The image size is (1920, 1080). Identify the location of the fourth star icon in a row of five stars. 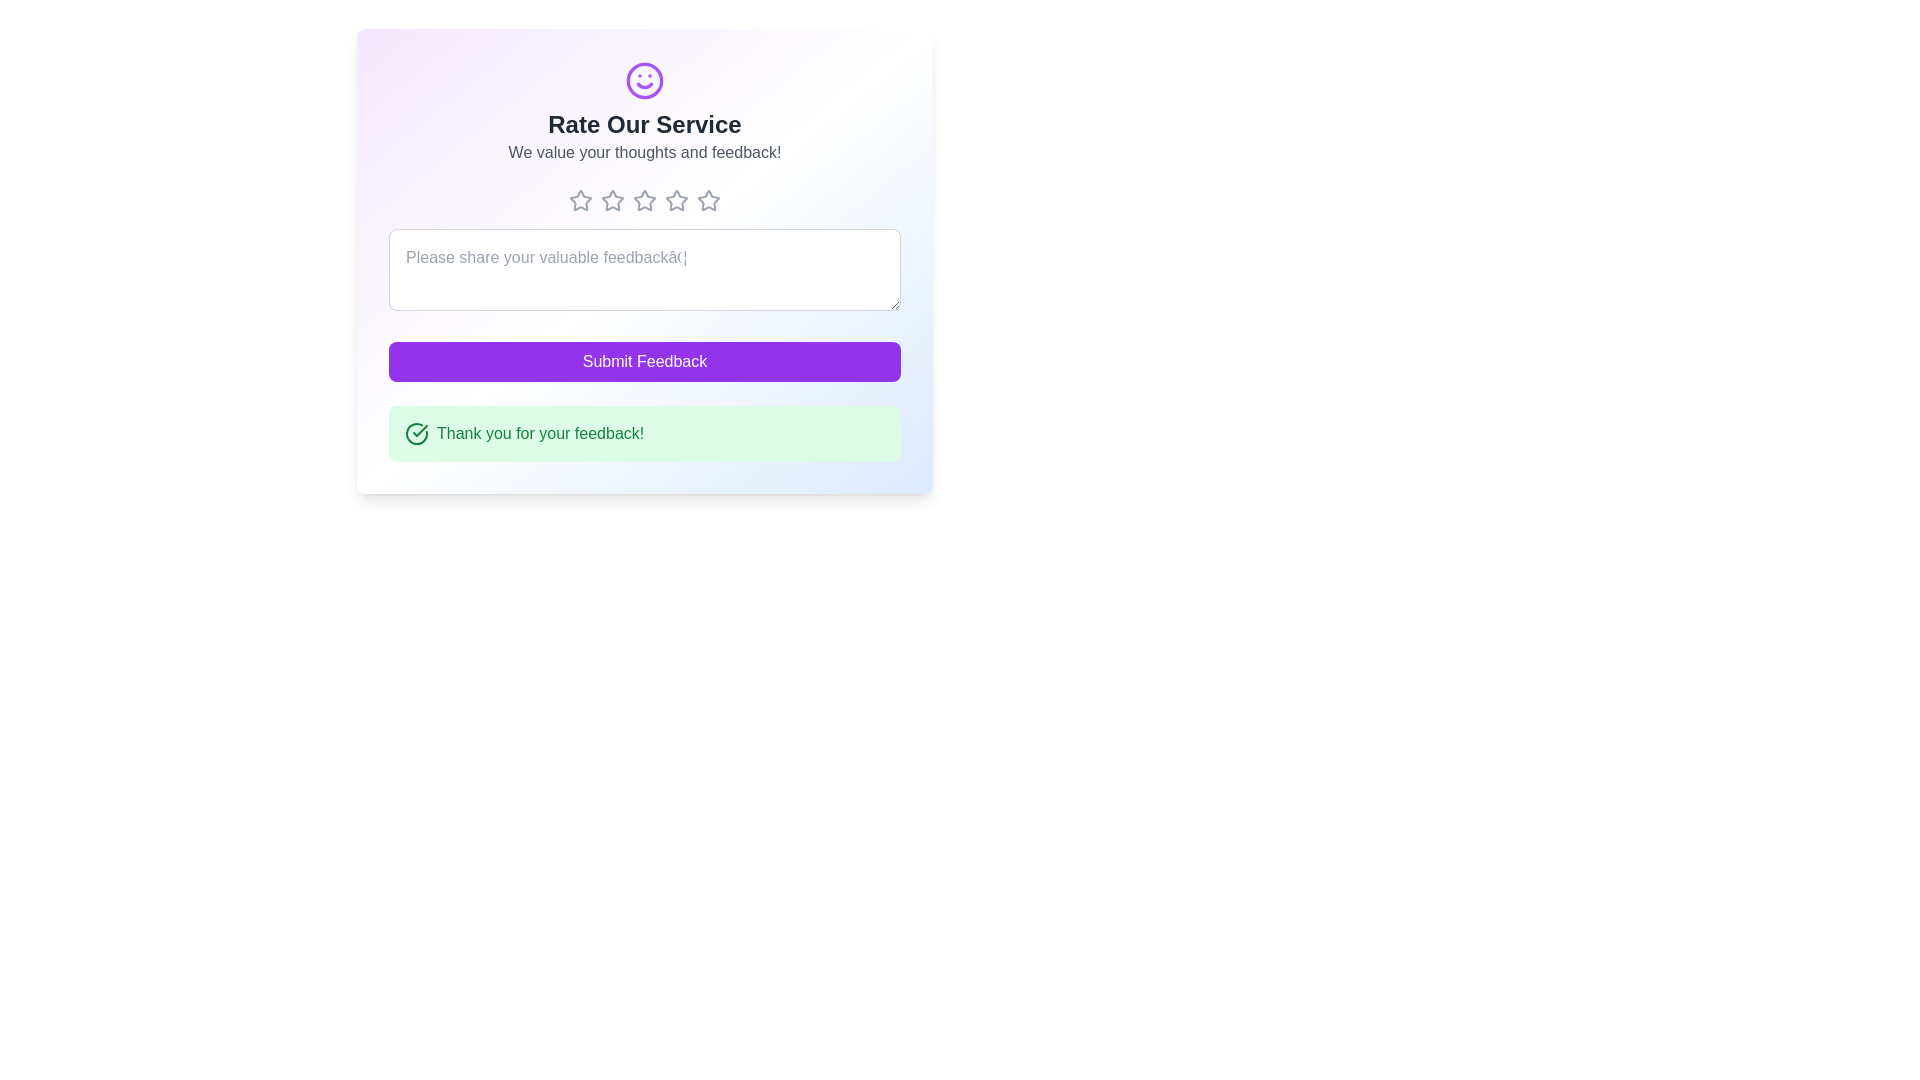
(644, 200).